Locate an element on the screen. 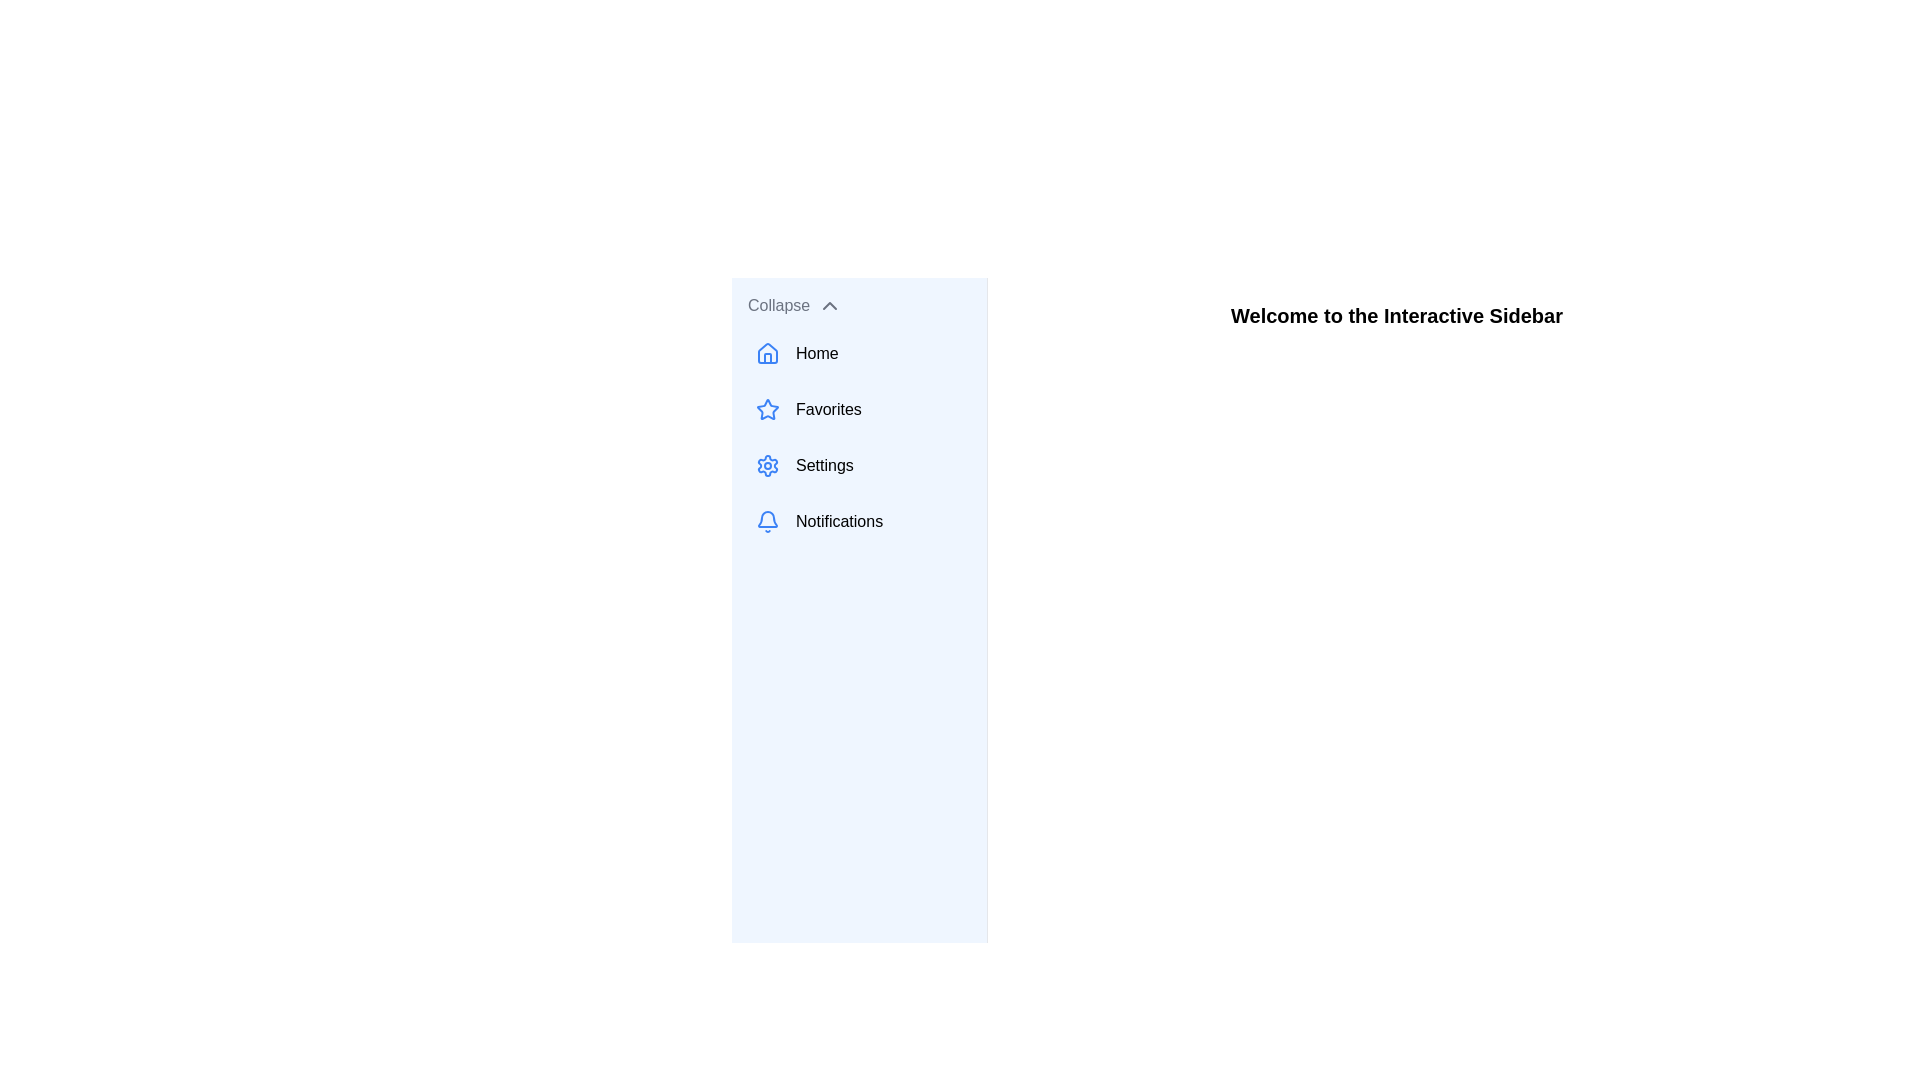  the star-shaped icon outlined in blue that is located to the left of the 'Favorites' text in the sidebar menu is located at coordinates (767, 408).